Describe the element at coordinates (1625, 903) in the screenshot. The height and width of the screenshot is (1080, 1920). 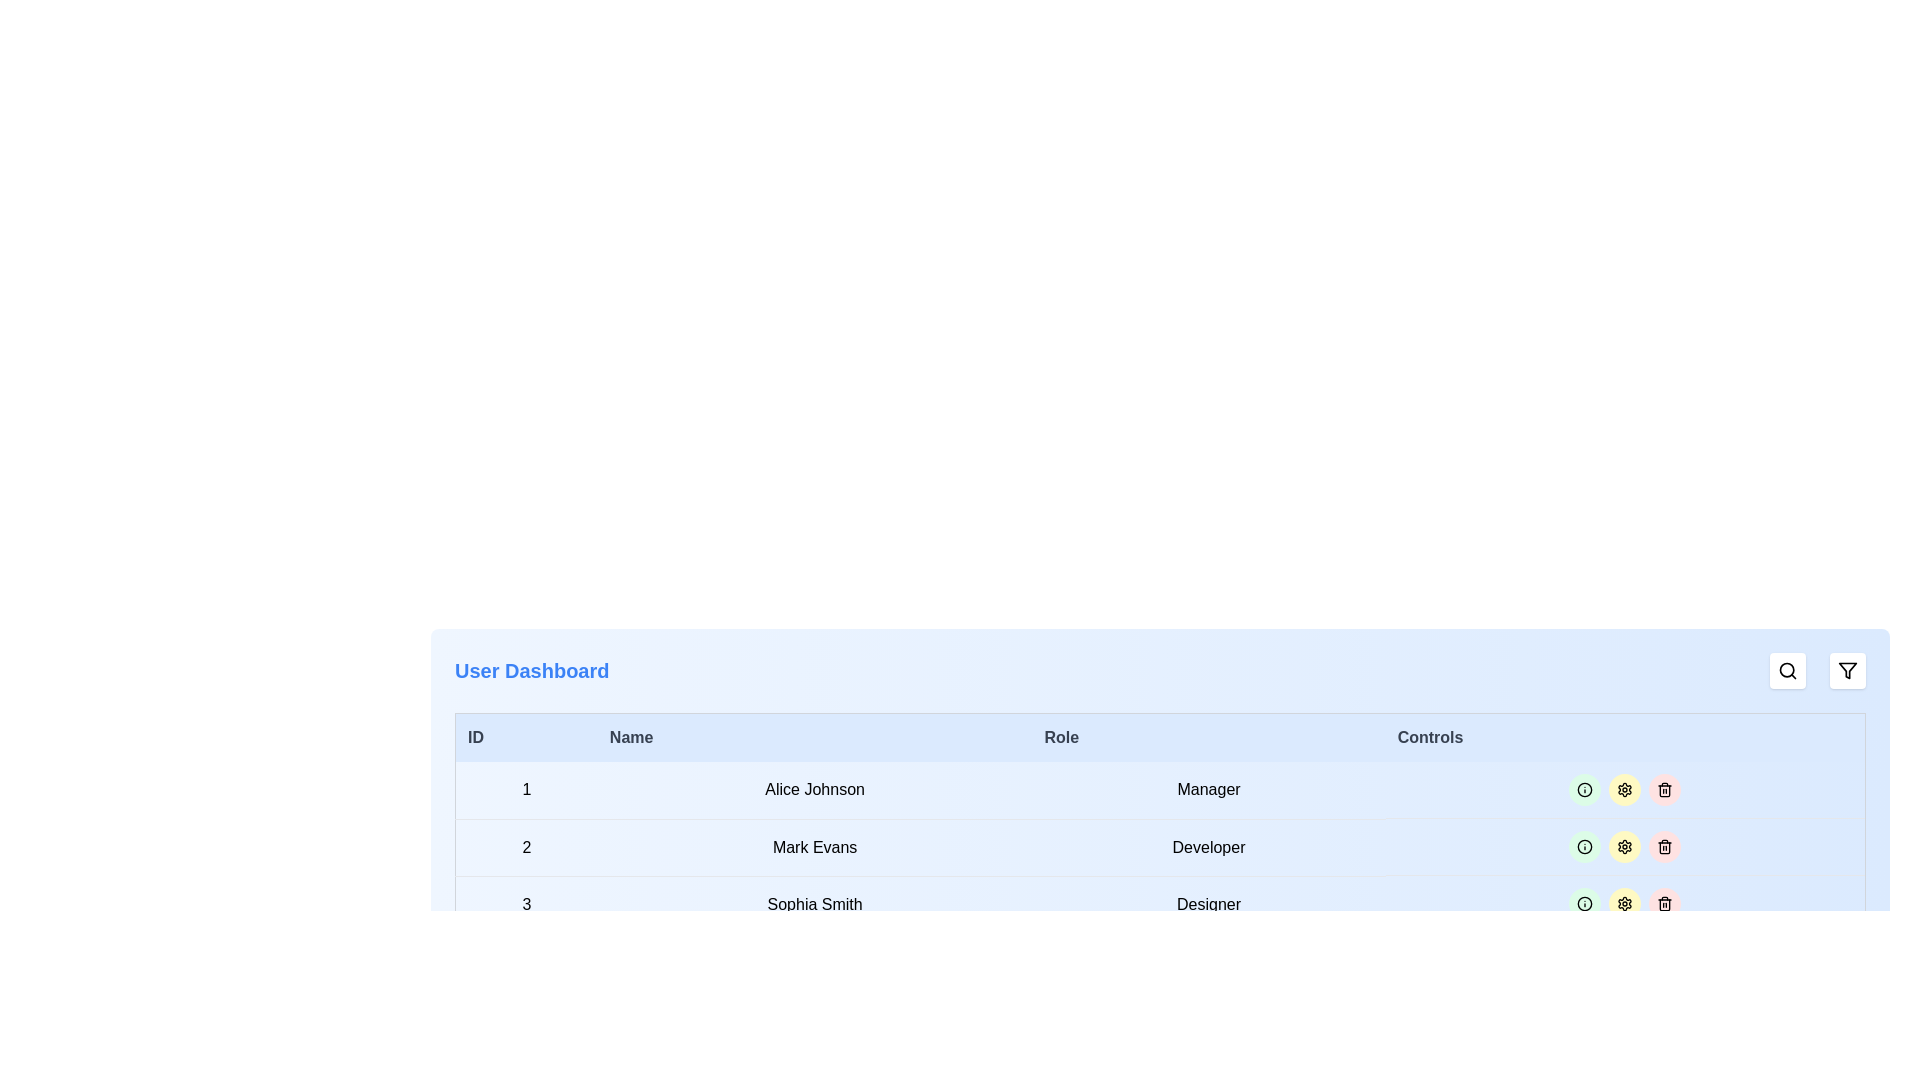
I see `the third button in the 'Controls' column of the user dashboard table` at that location.